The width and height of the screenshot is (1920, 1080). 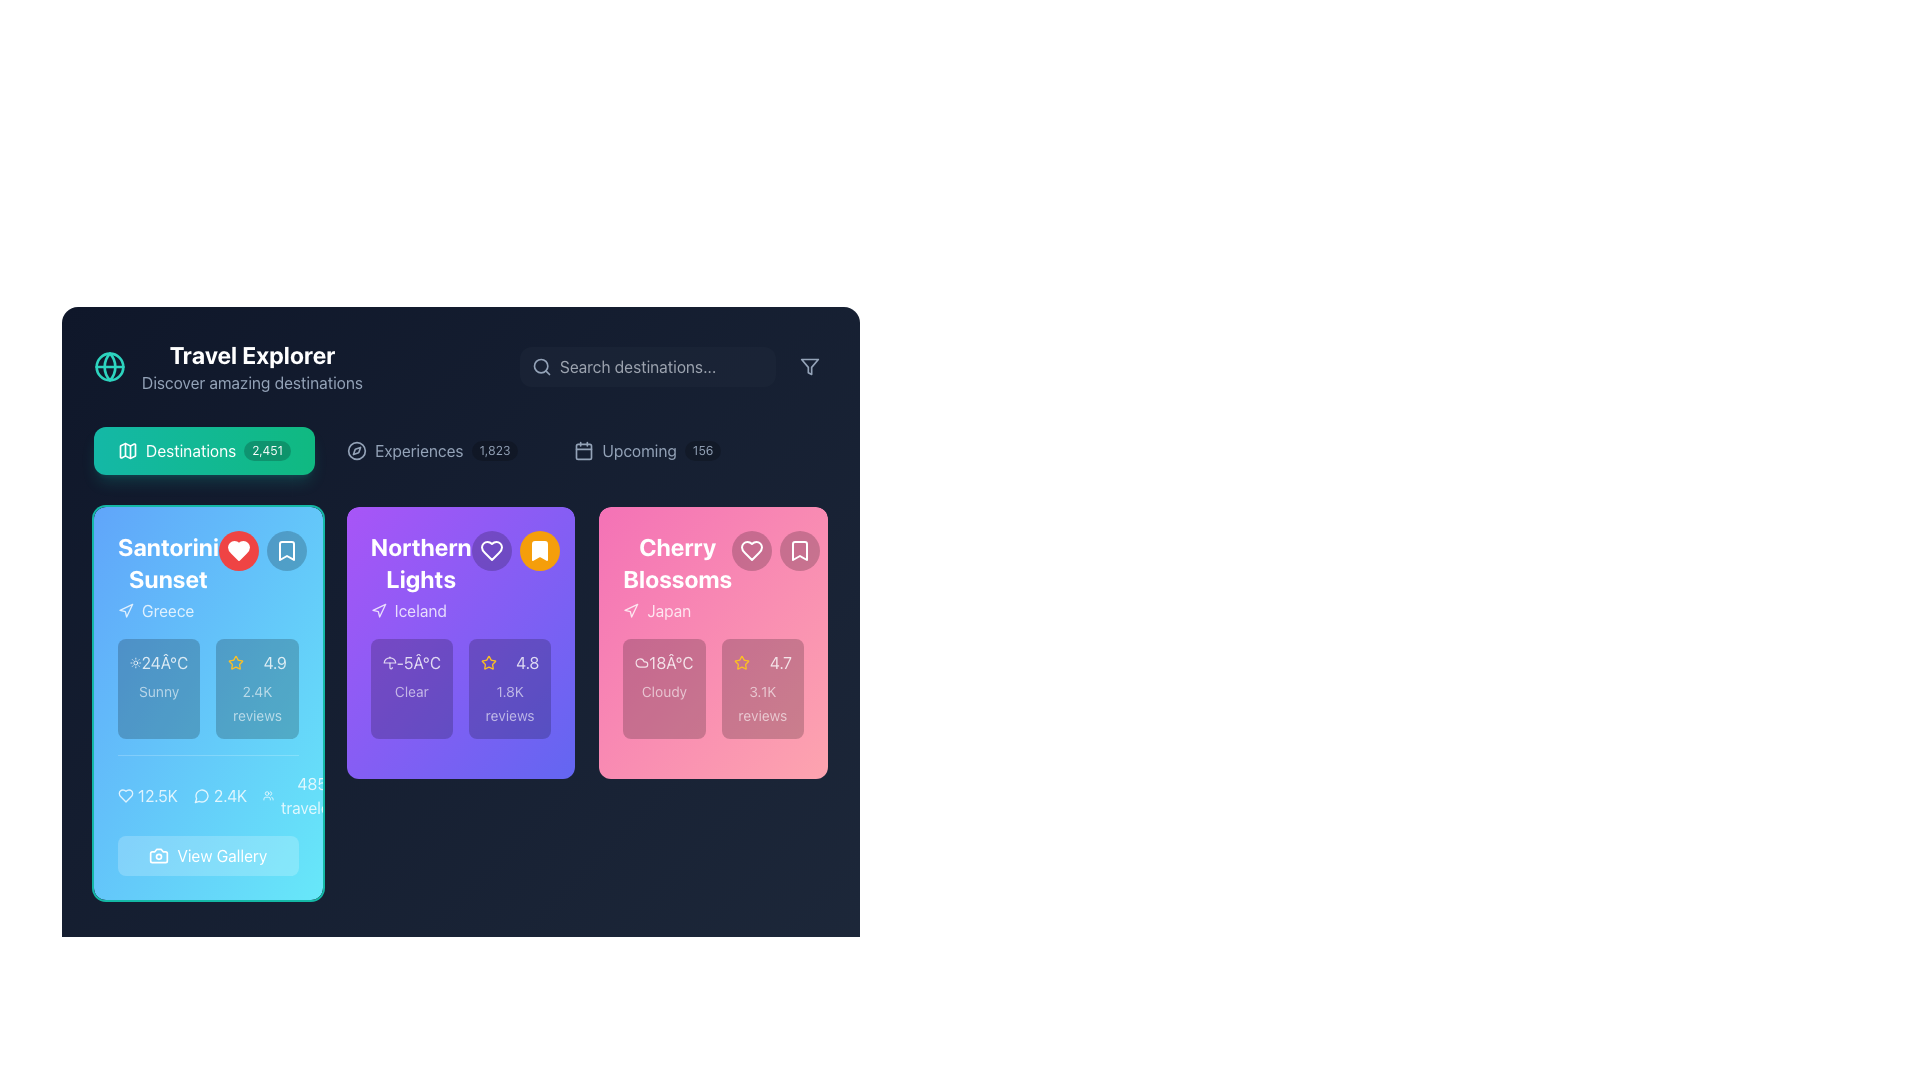 What do you see at coordinates (357, 451) in the screenshot?
I see `the circular SVG element that is part of a compass-like shape in the toolbar zone at the top of the layout` at bounding box center [357, 451].